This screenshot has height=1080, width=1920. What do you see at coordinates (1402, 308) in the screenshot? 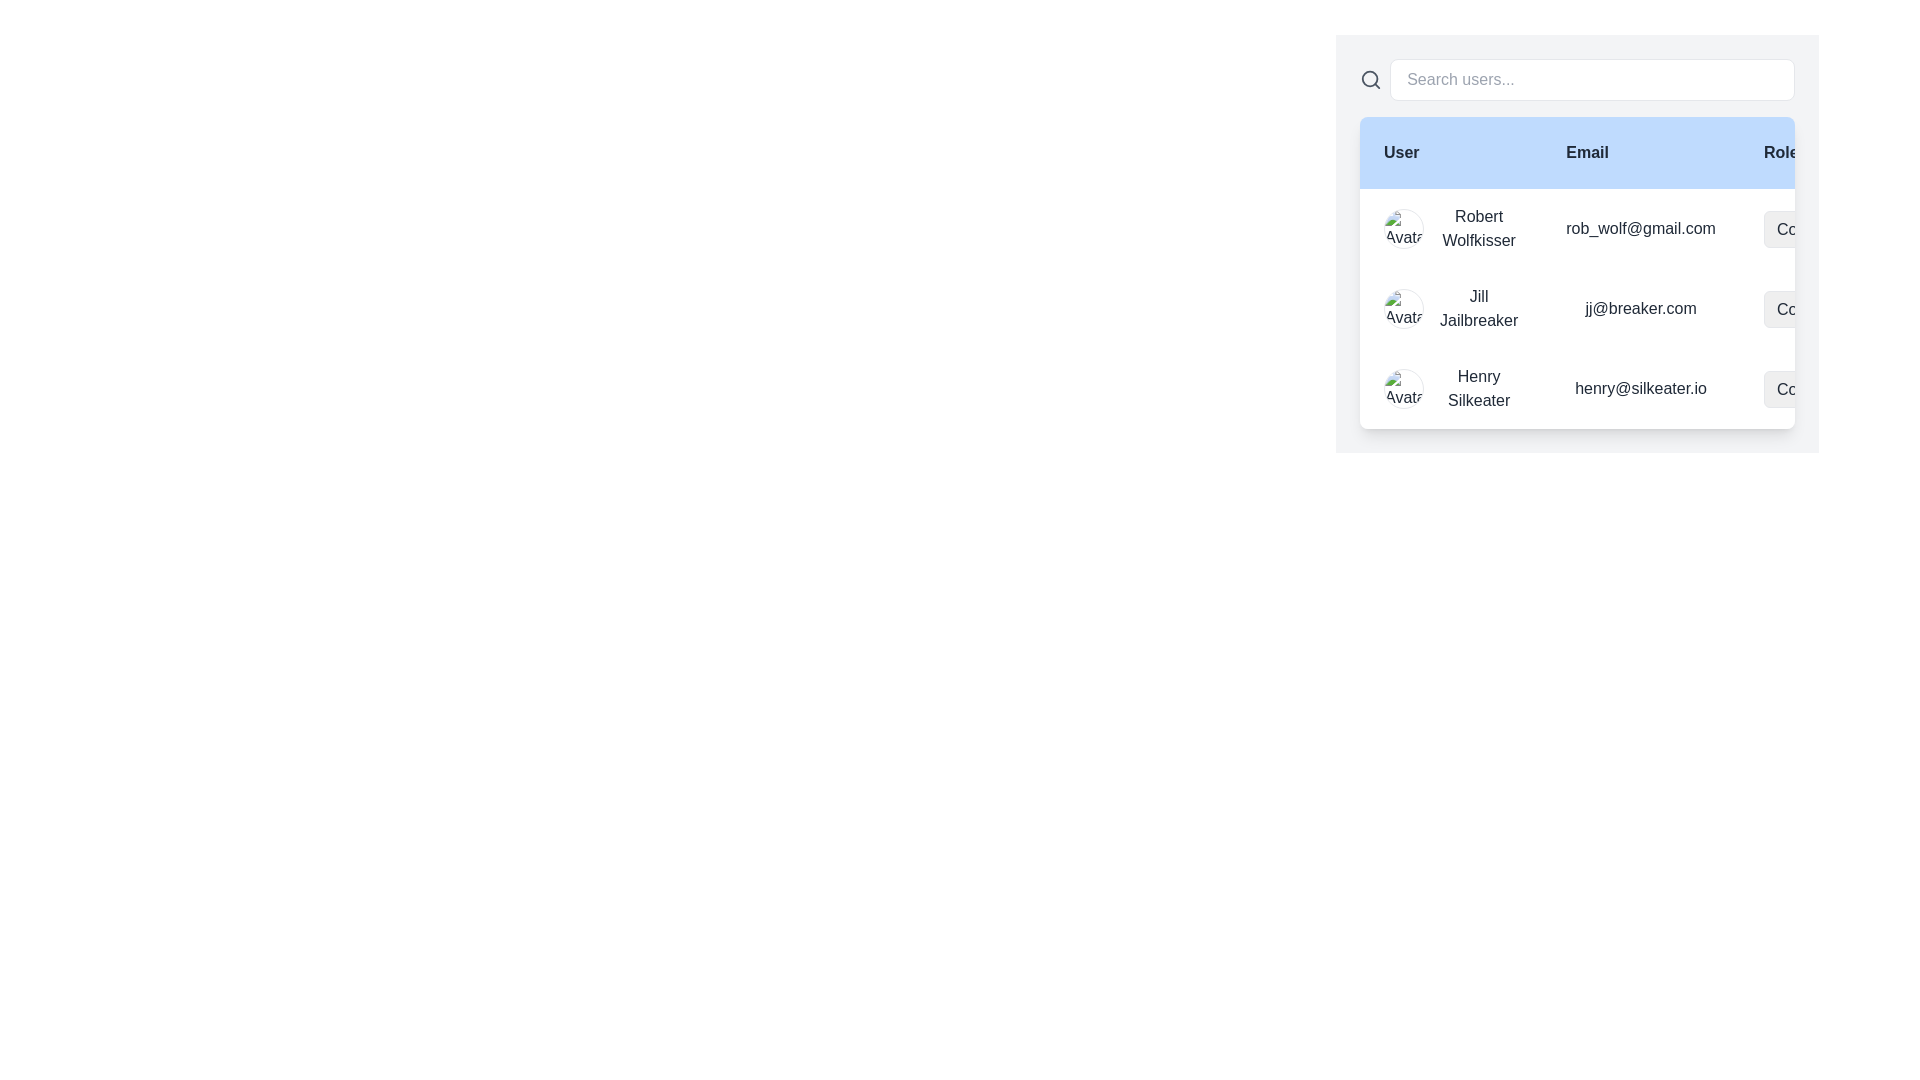
I see `the circular avatar image of 'Jill Jailbreaker' located in the user list, which is styled with a border and a rounded shape` at bounding box center [1402, 308].